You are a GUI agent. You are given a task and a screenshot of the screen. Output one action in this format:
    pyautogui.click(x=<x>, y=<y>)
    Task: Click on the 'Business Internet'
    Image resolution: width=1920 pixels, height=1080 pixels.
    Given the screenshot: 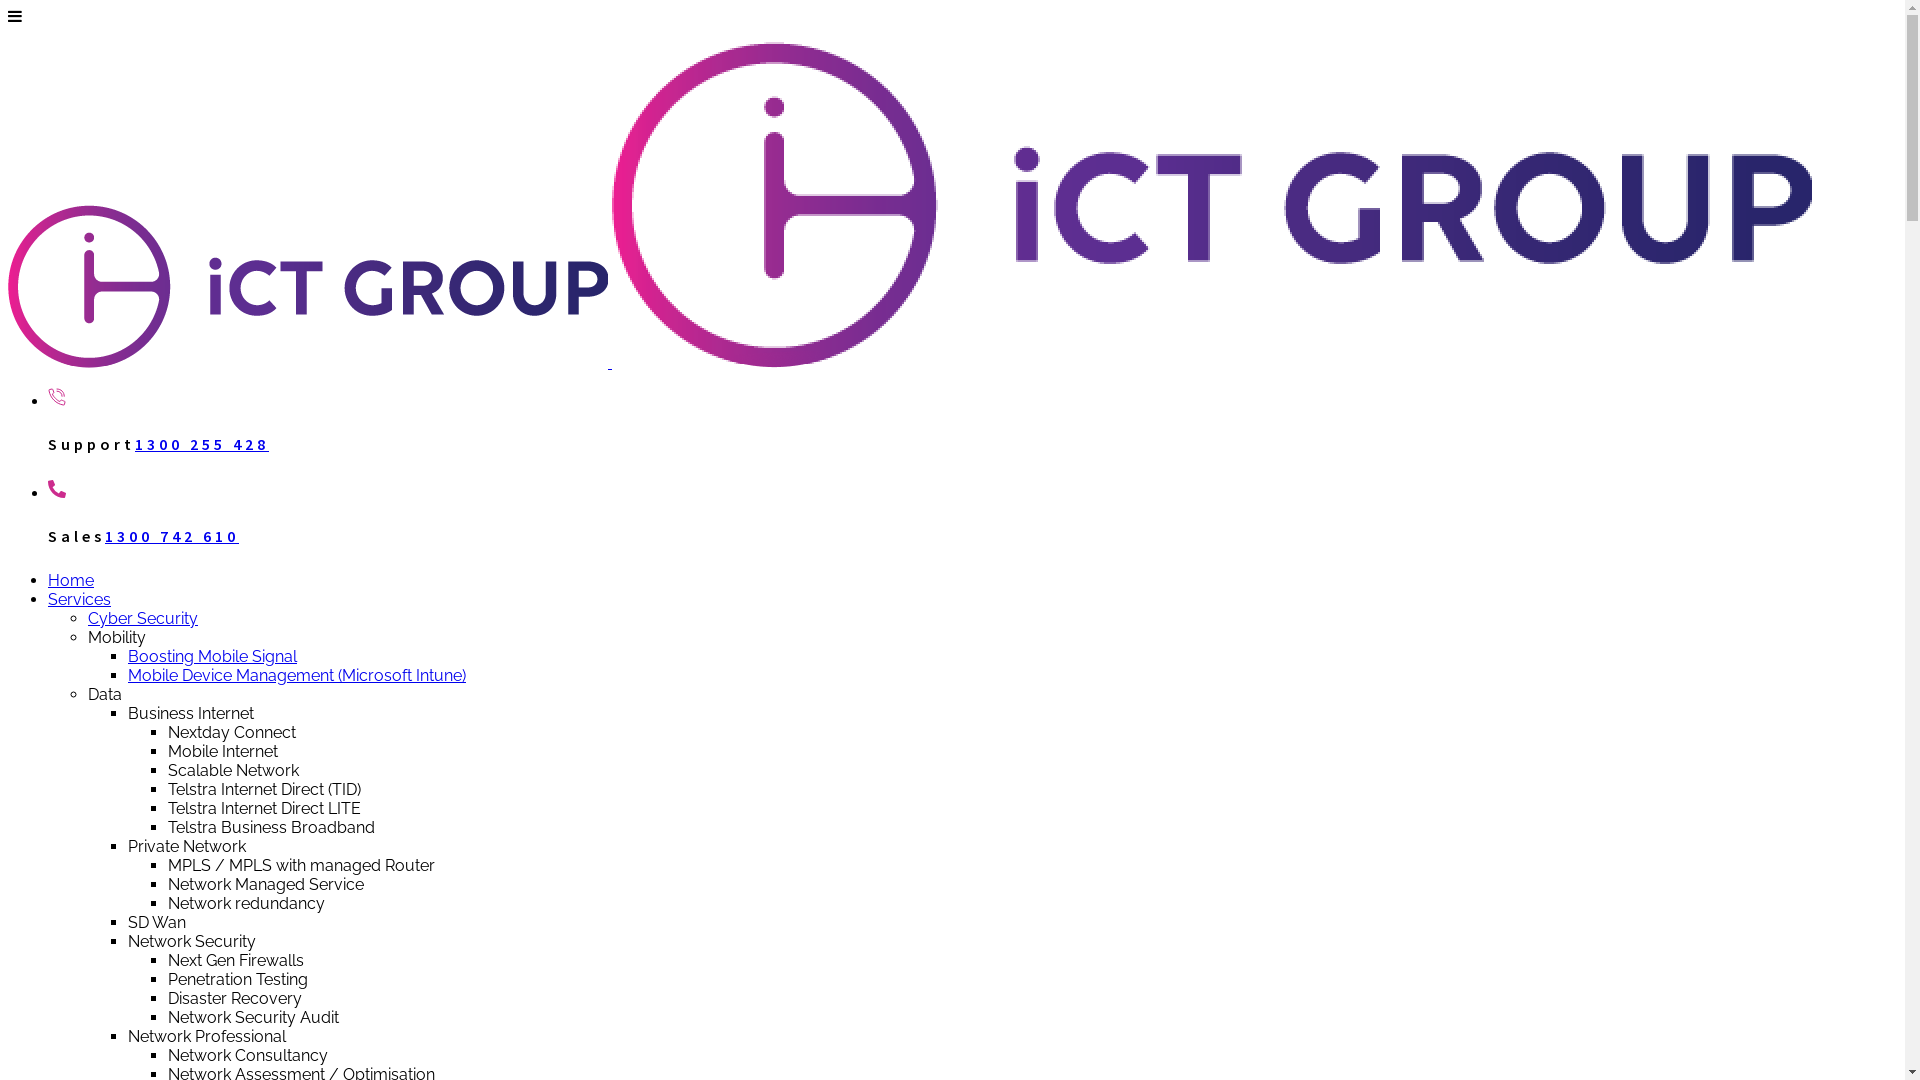 What is the action you would take?
    pyautogui.click(x=191, y=712)
    